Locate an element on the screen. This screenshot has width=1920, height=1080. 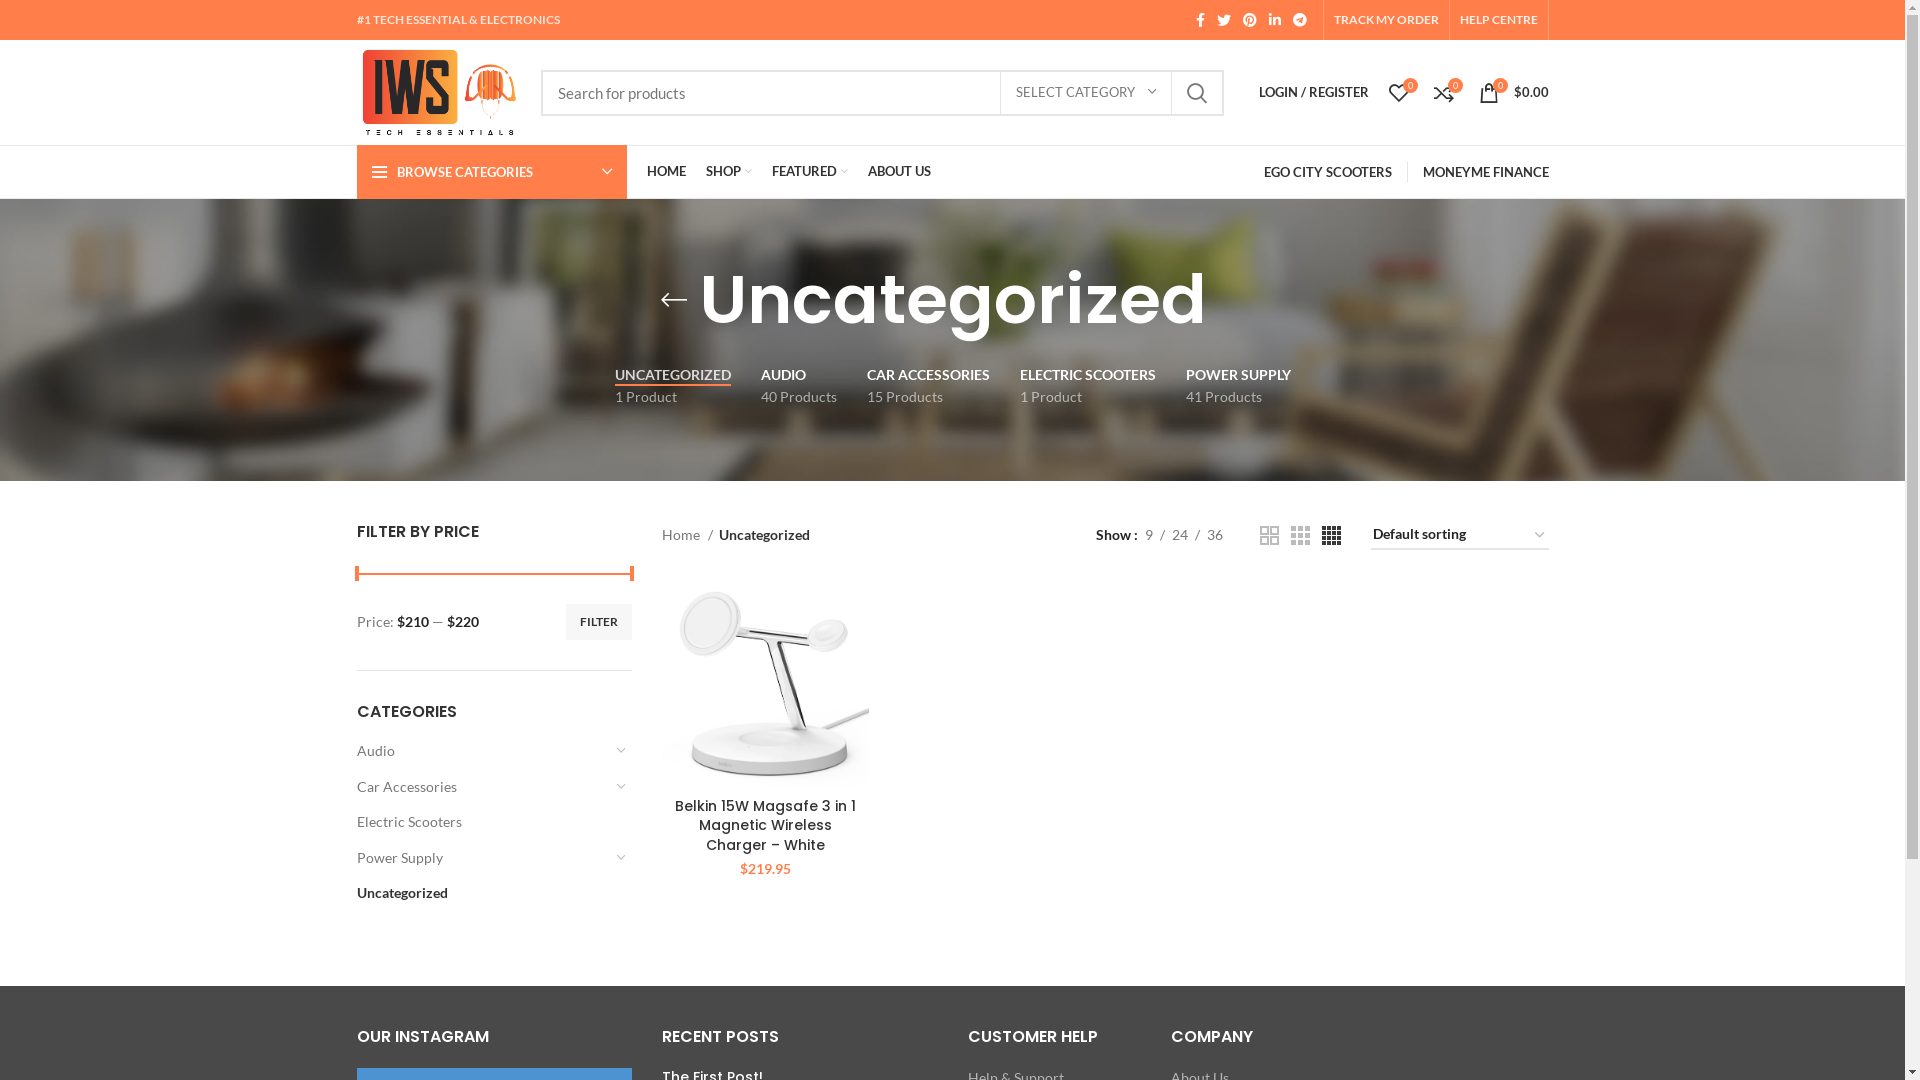
'TRACK MY ORDER' is located at coordinates (1334, 19).